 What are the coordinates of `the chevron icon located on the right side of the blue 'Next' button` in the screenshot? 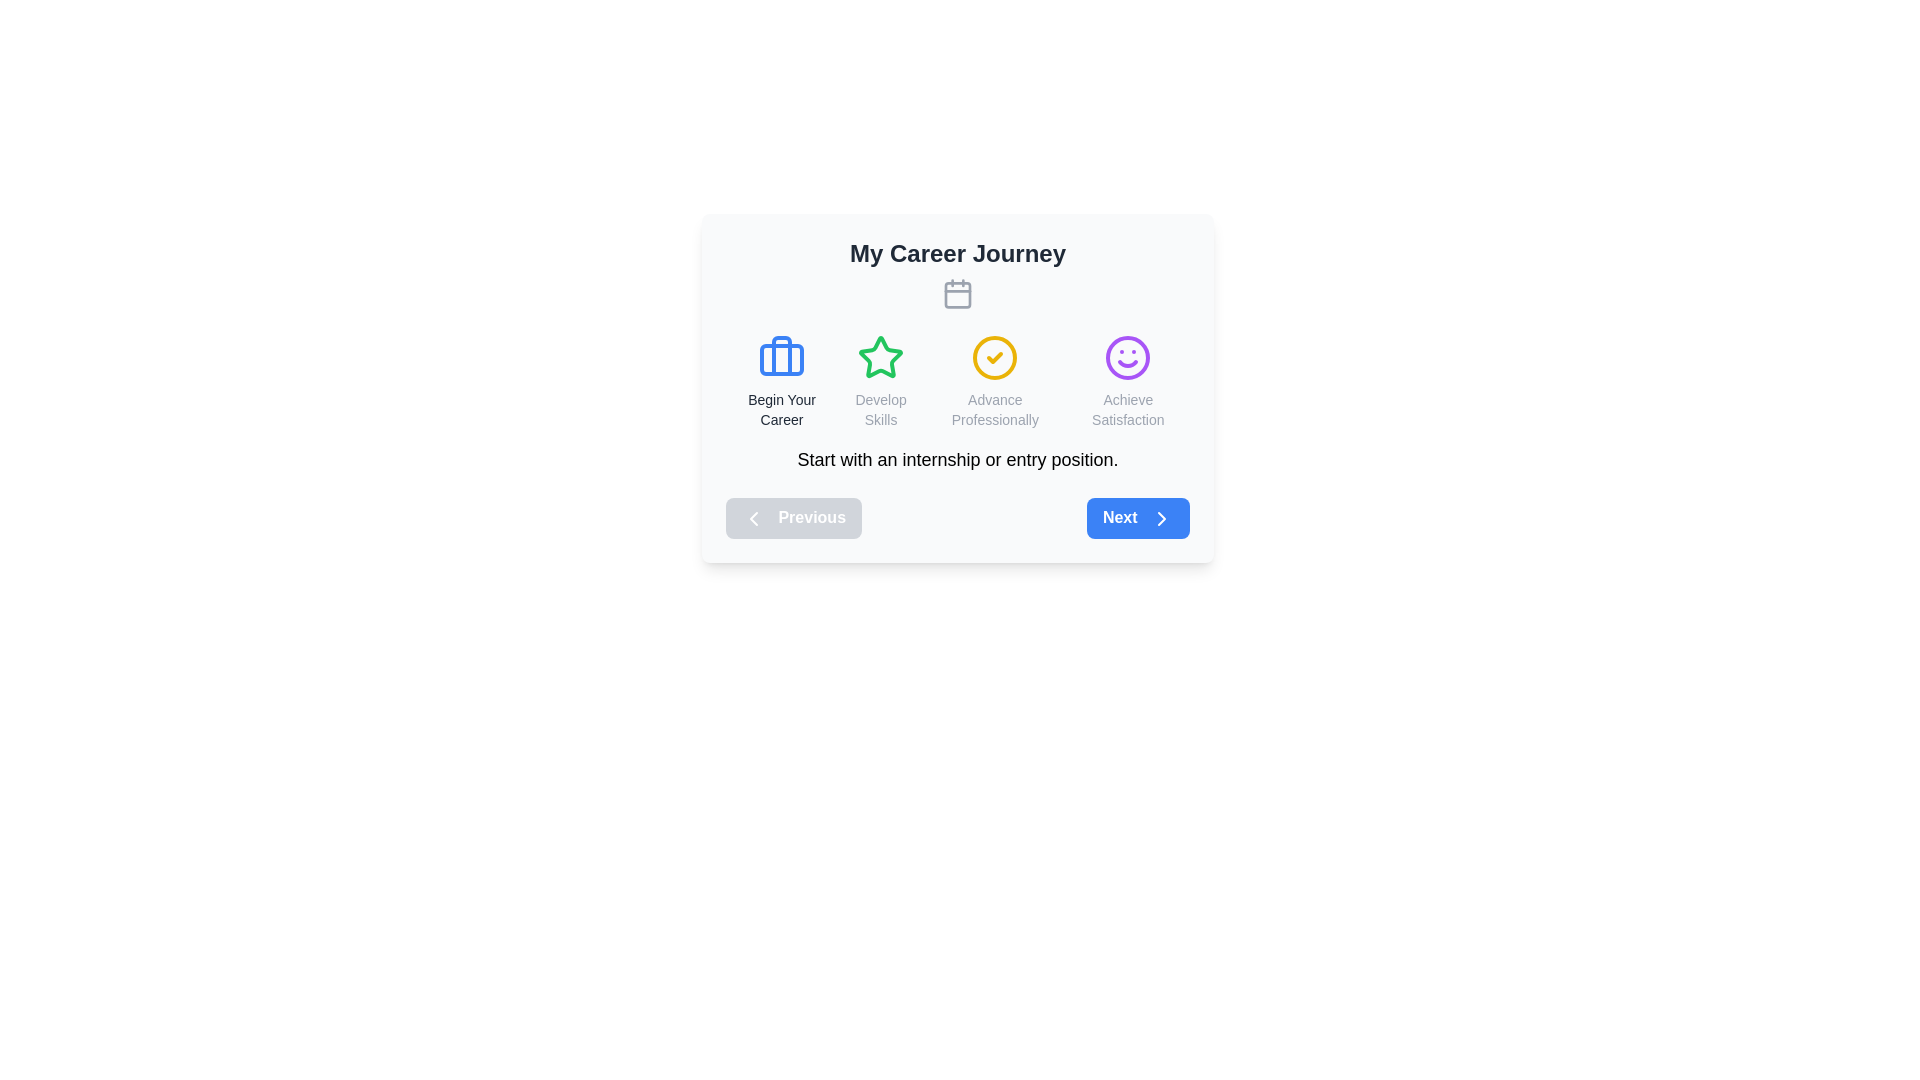 It's located at (1161, 516).